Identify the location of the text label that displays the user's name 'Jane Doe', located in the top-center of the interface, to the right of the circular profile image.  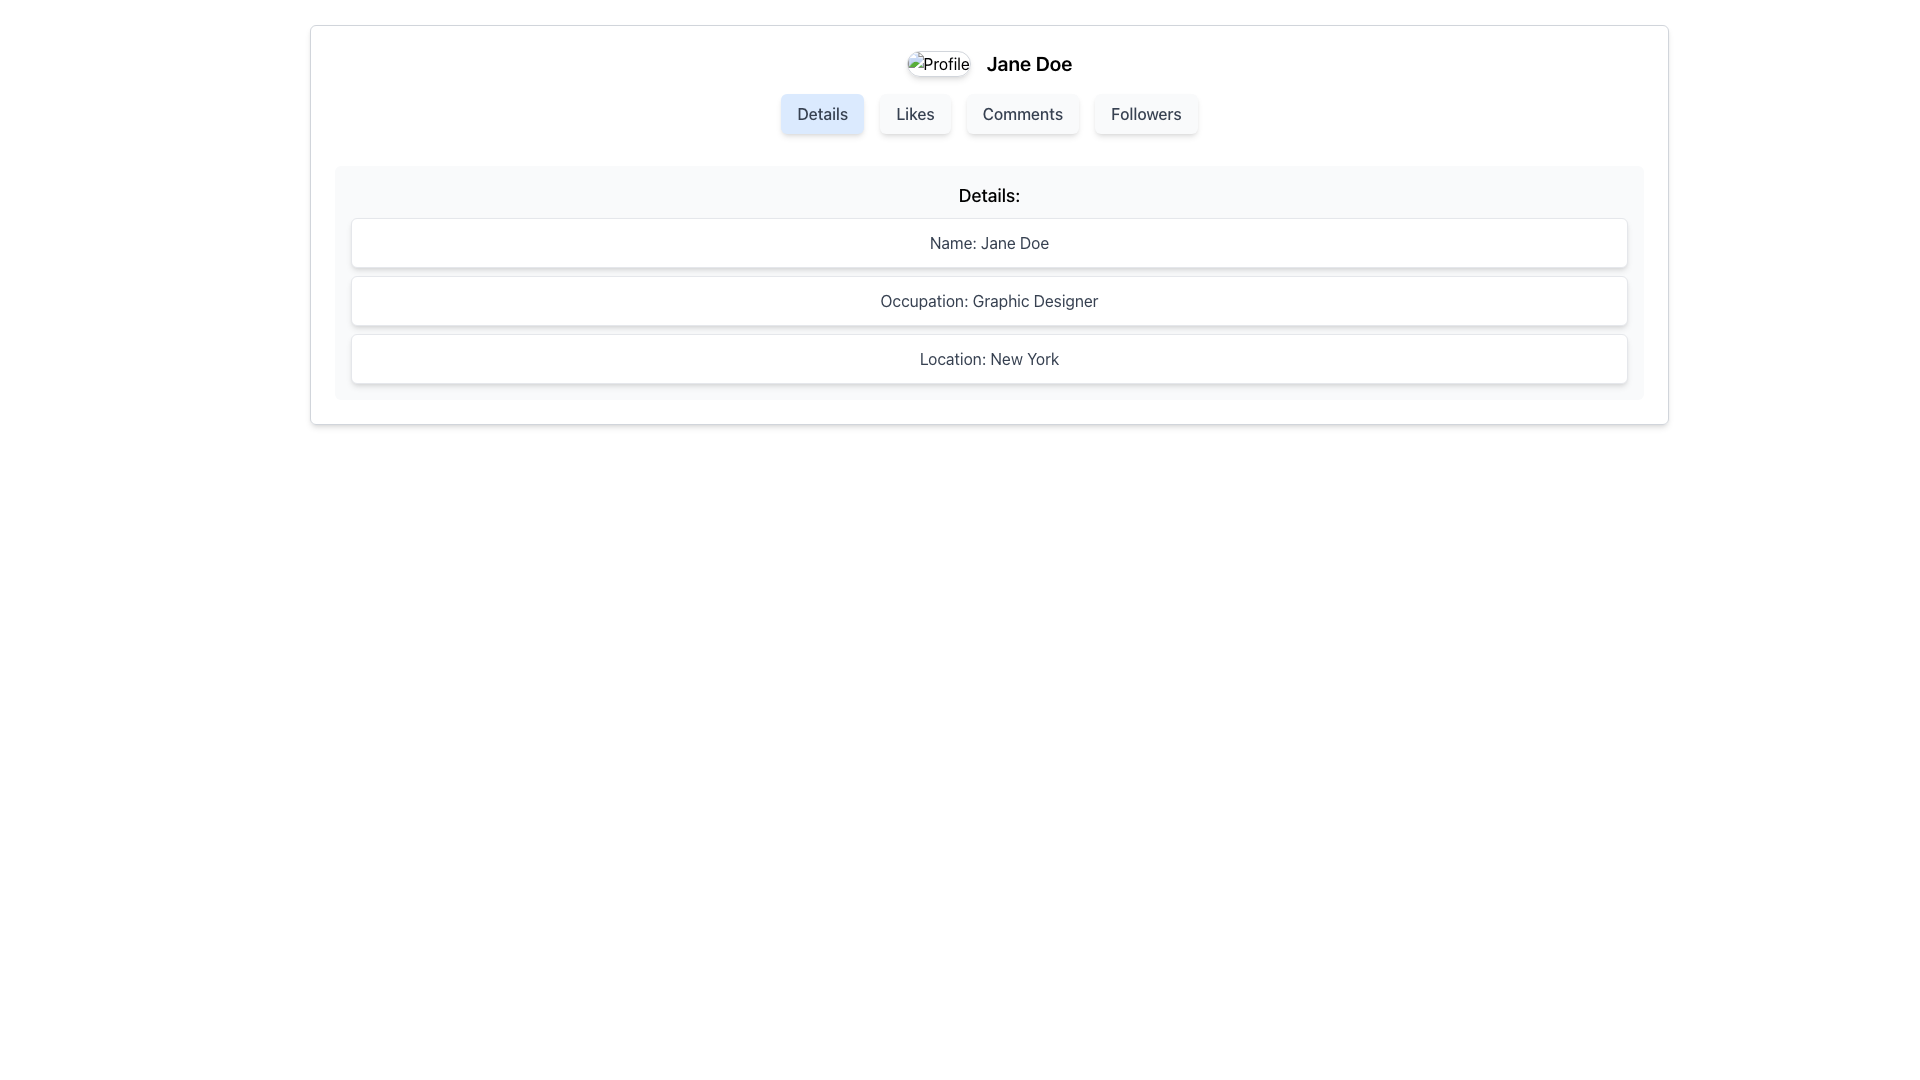
(1029, 63).